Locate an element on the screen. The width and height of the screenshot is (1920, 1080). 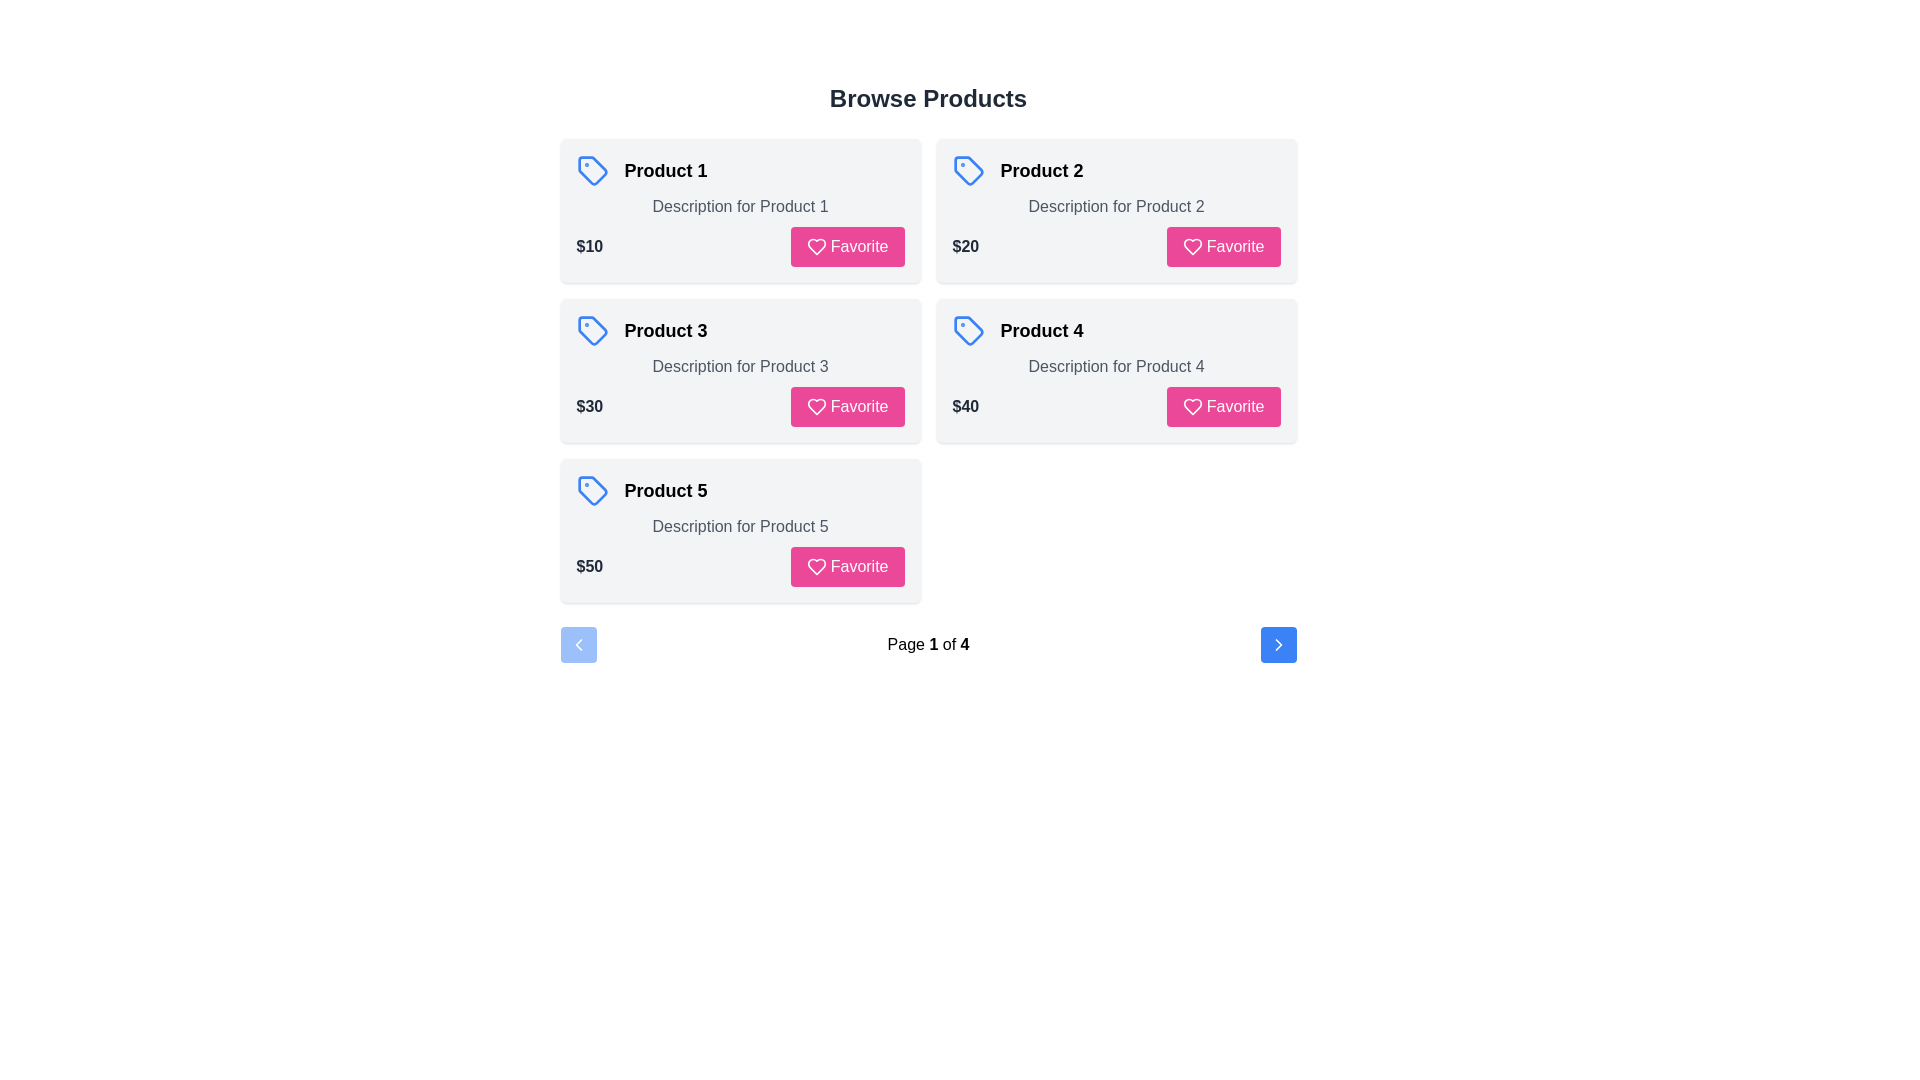
the text label reading 'Product 2' located in the top-right card of the grid layout under the 'Browse Products' header, positioned to the right of the blue tag icon is located at coordinates (1040, 169).